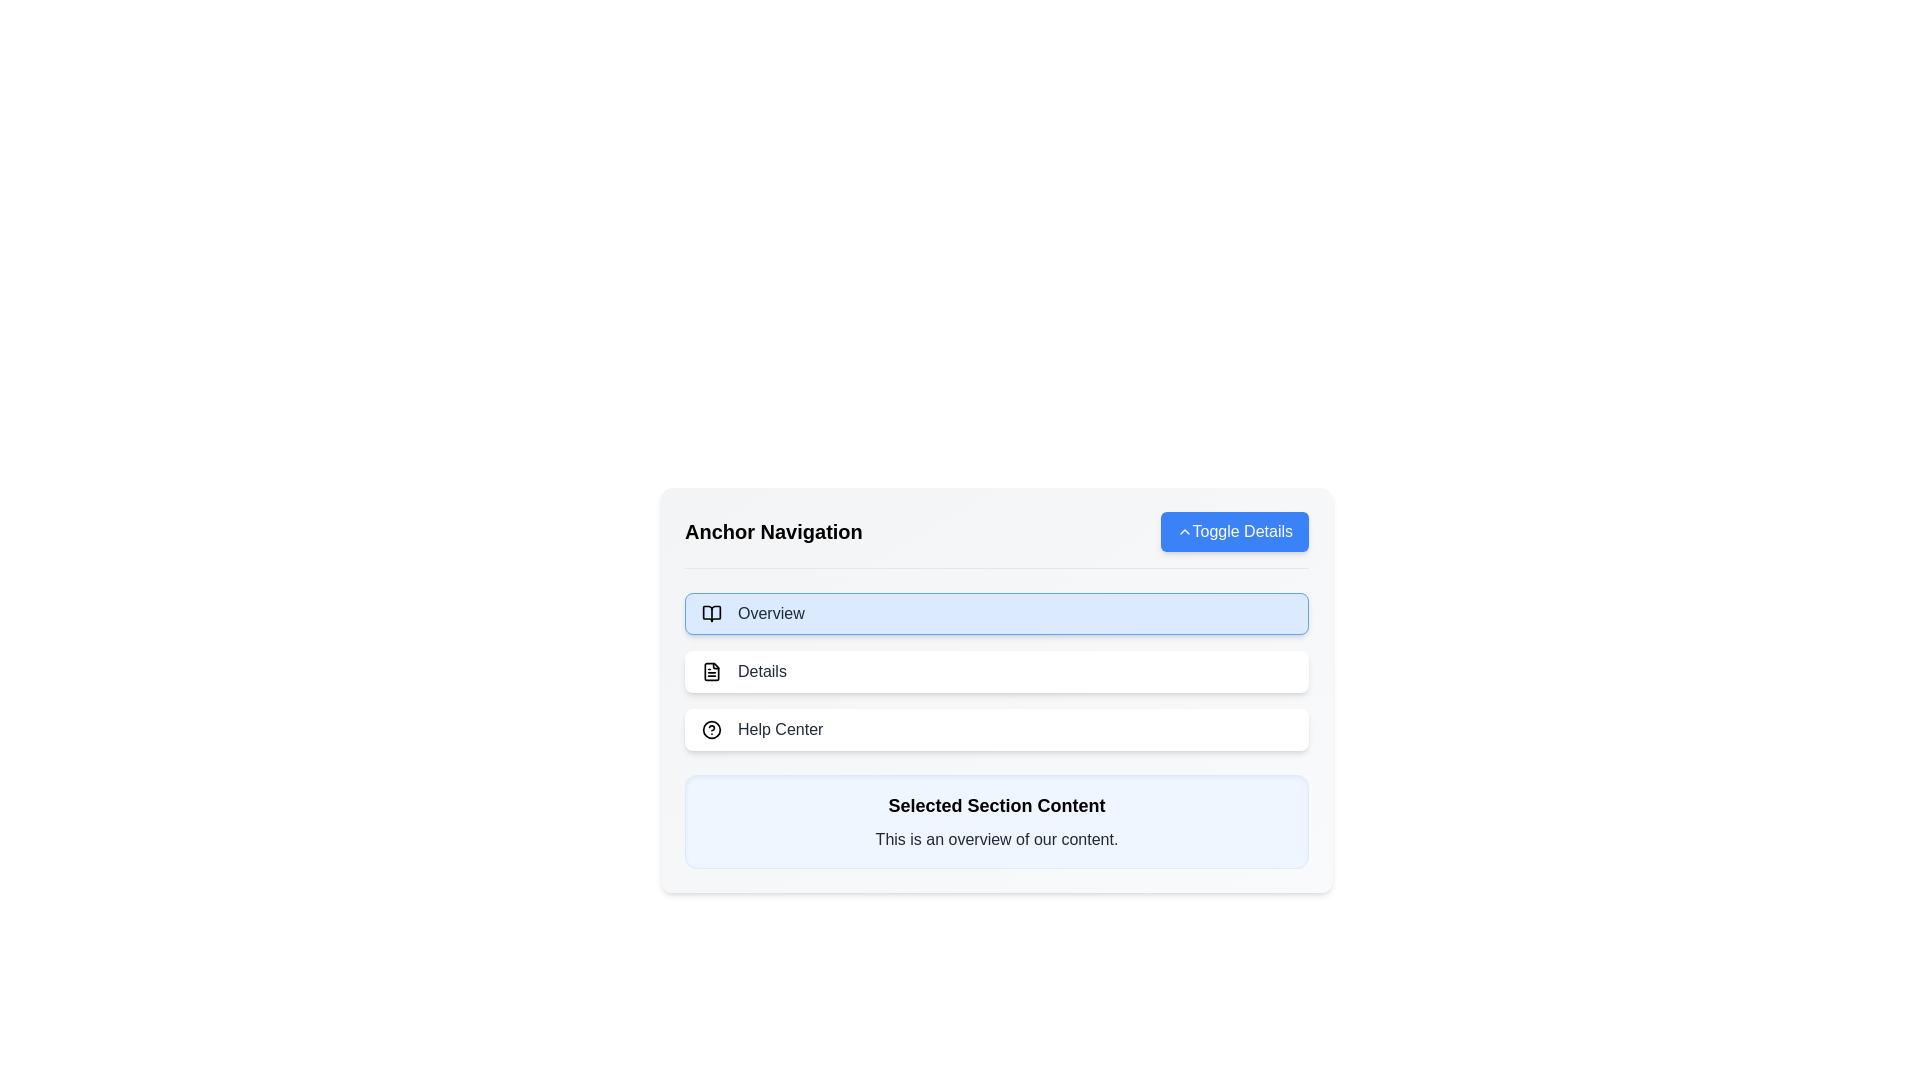 This screenshot has width=1920, height=1080. Describe the element at coordinates (1233, 531) in the screenshot. I see `the 'Toggle Details' button with a blue background and white text` at that location.